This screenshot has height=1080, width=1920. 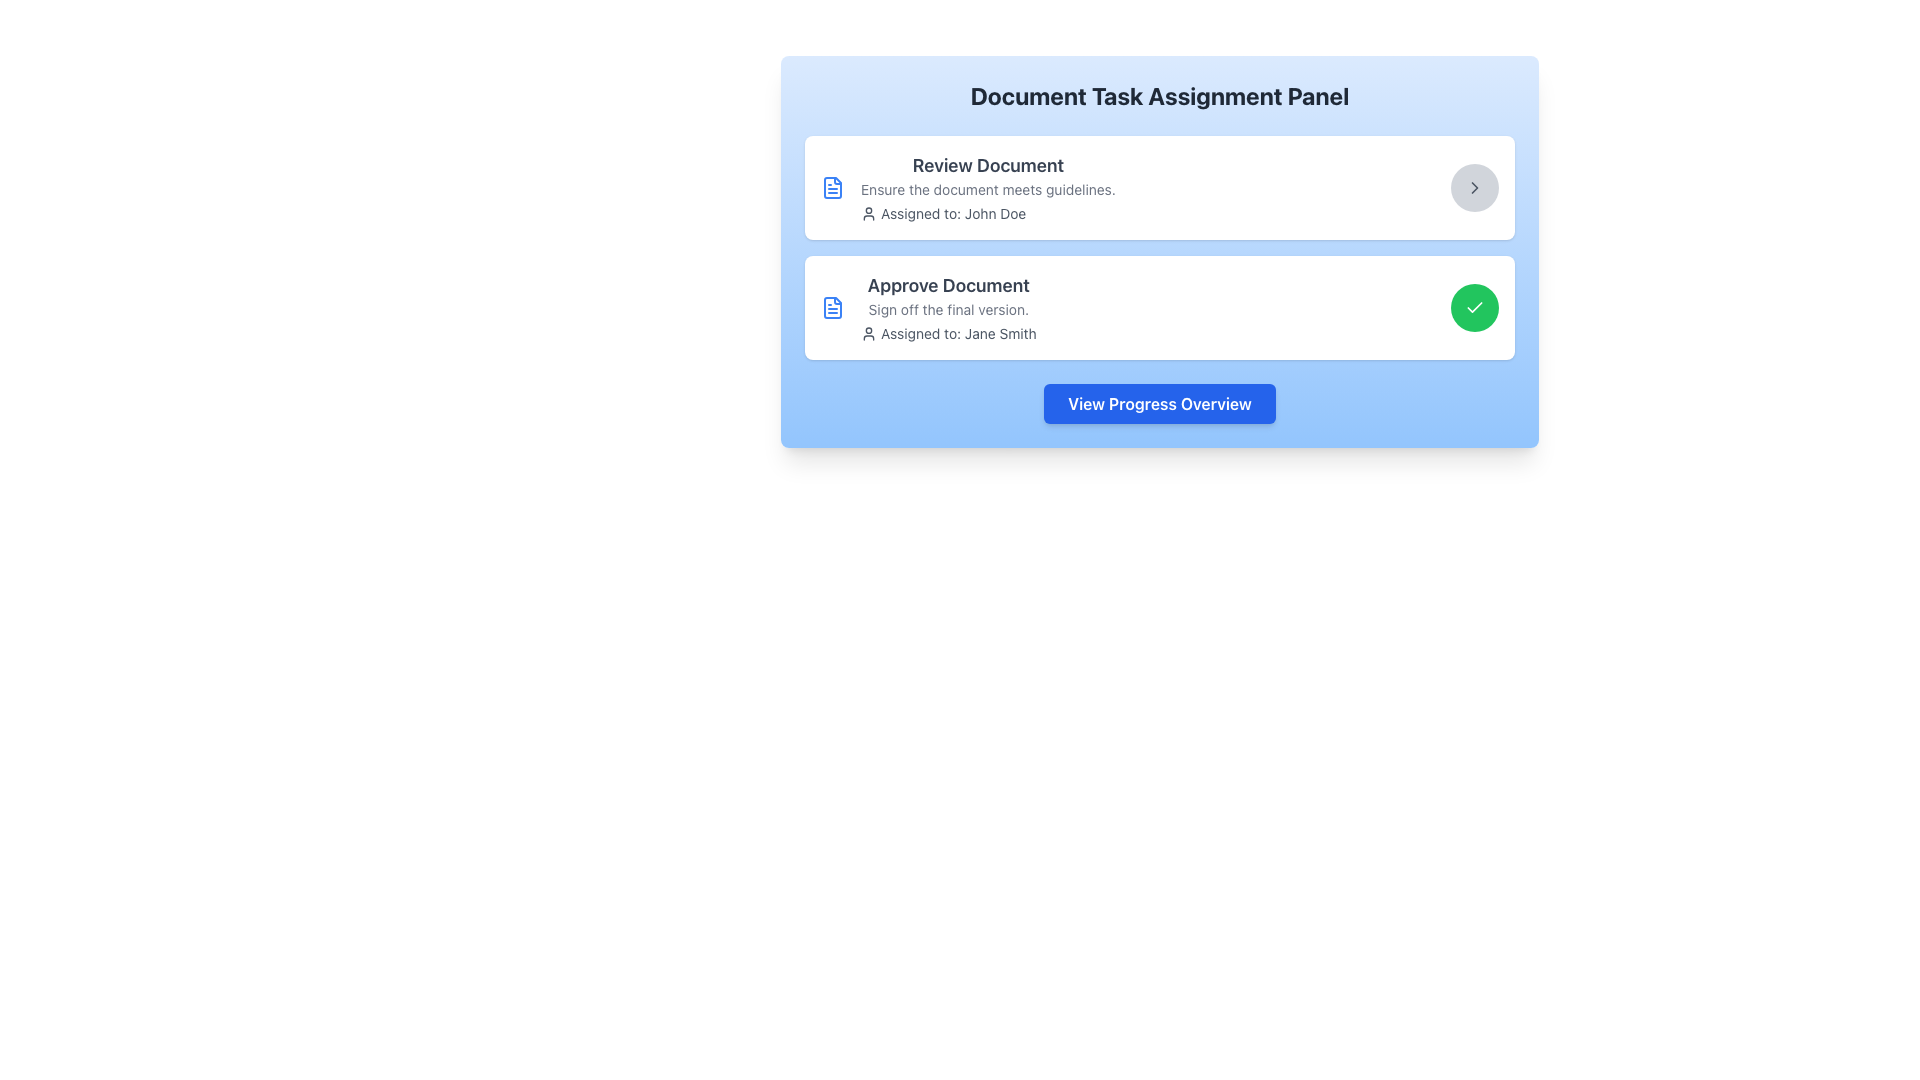 I want to click on the 'Approve Document' icon located in the second row of the document assignment list, which visually indicates the task related to document activities, so click(x=833, y=308).